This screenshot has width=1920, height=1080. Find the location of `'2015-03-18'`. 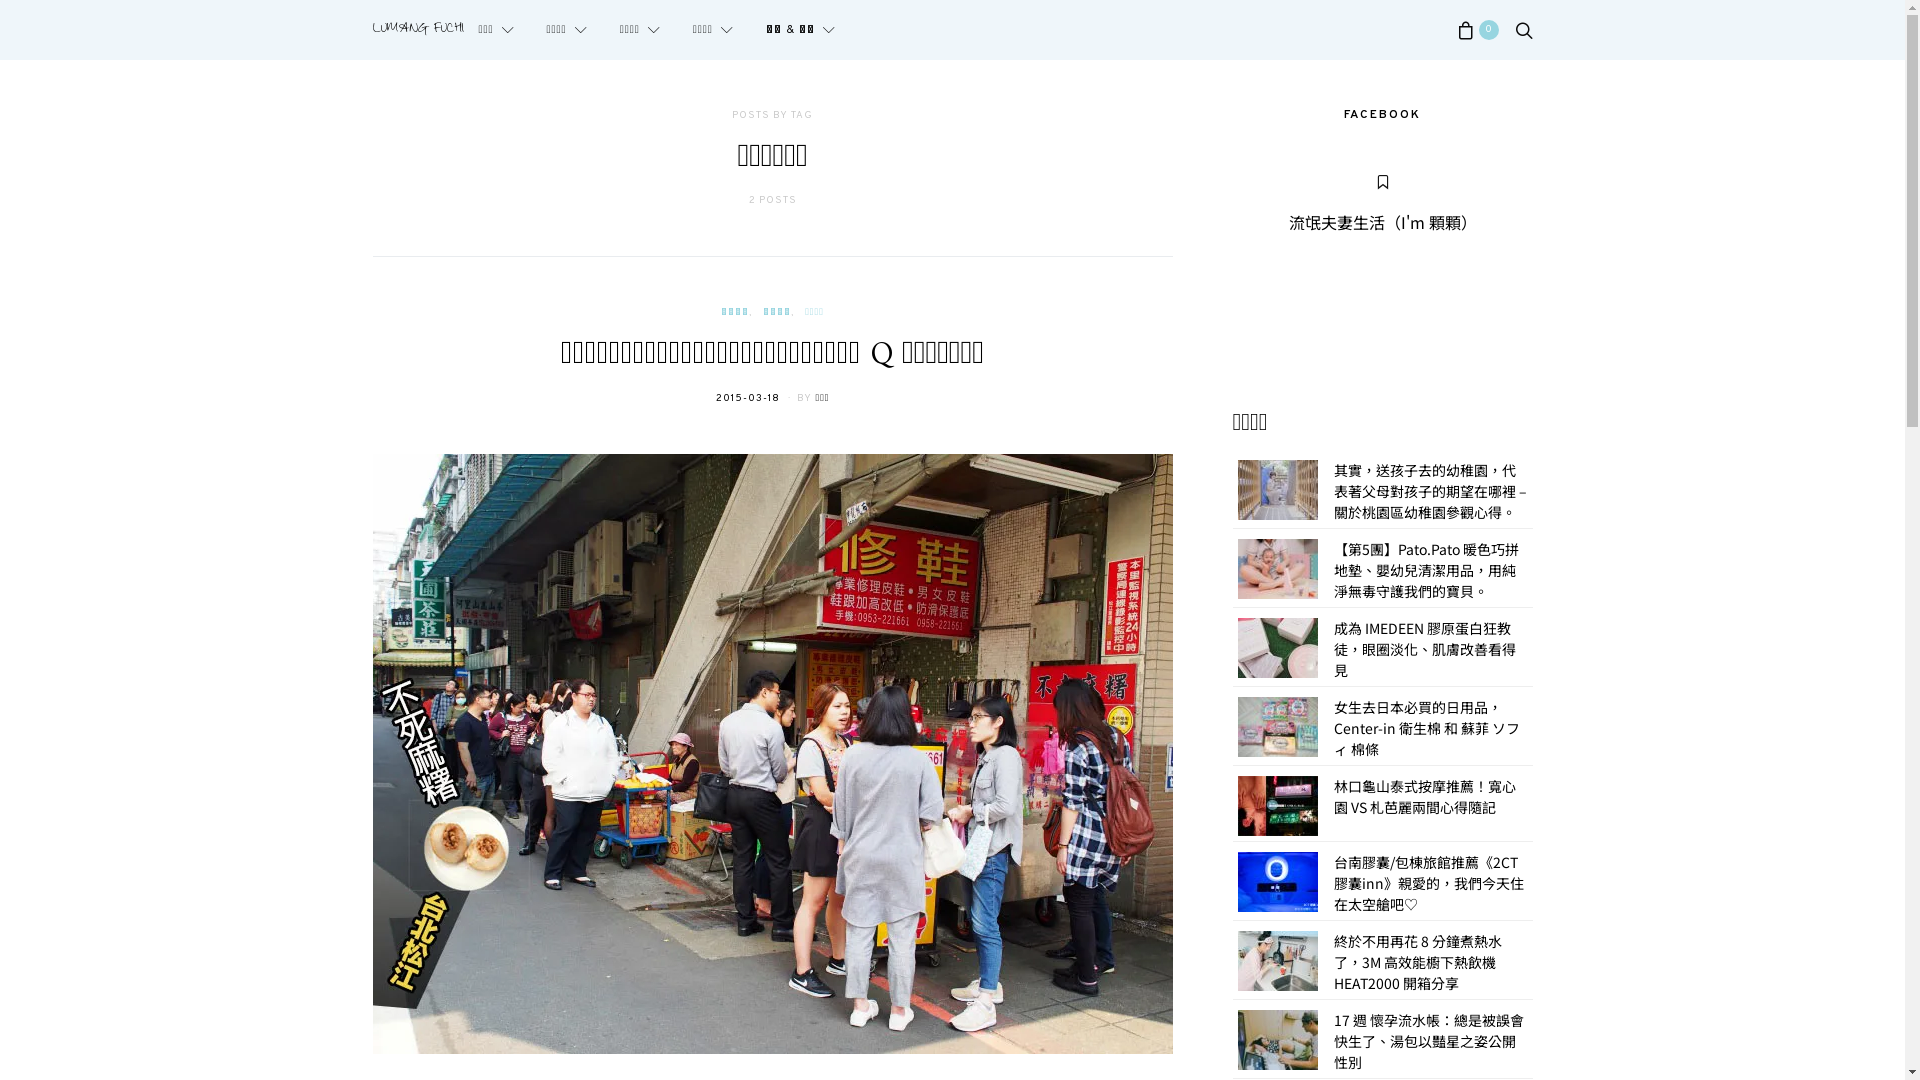

'2015-03-18' is located at coordinates (747, 398).